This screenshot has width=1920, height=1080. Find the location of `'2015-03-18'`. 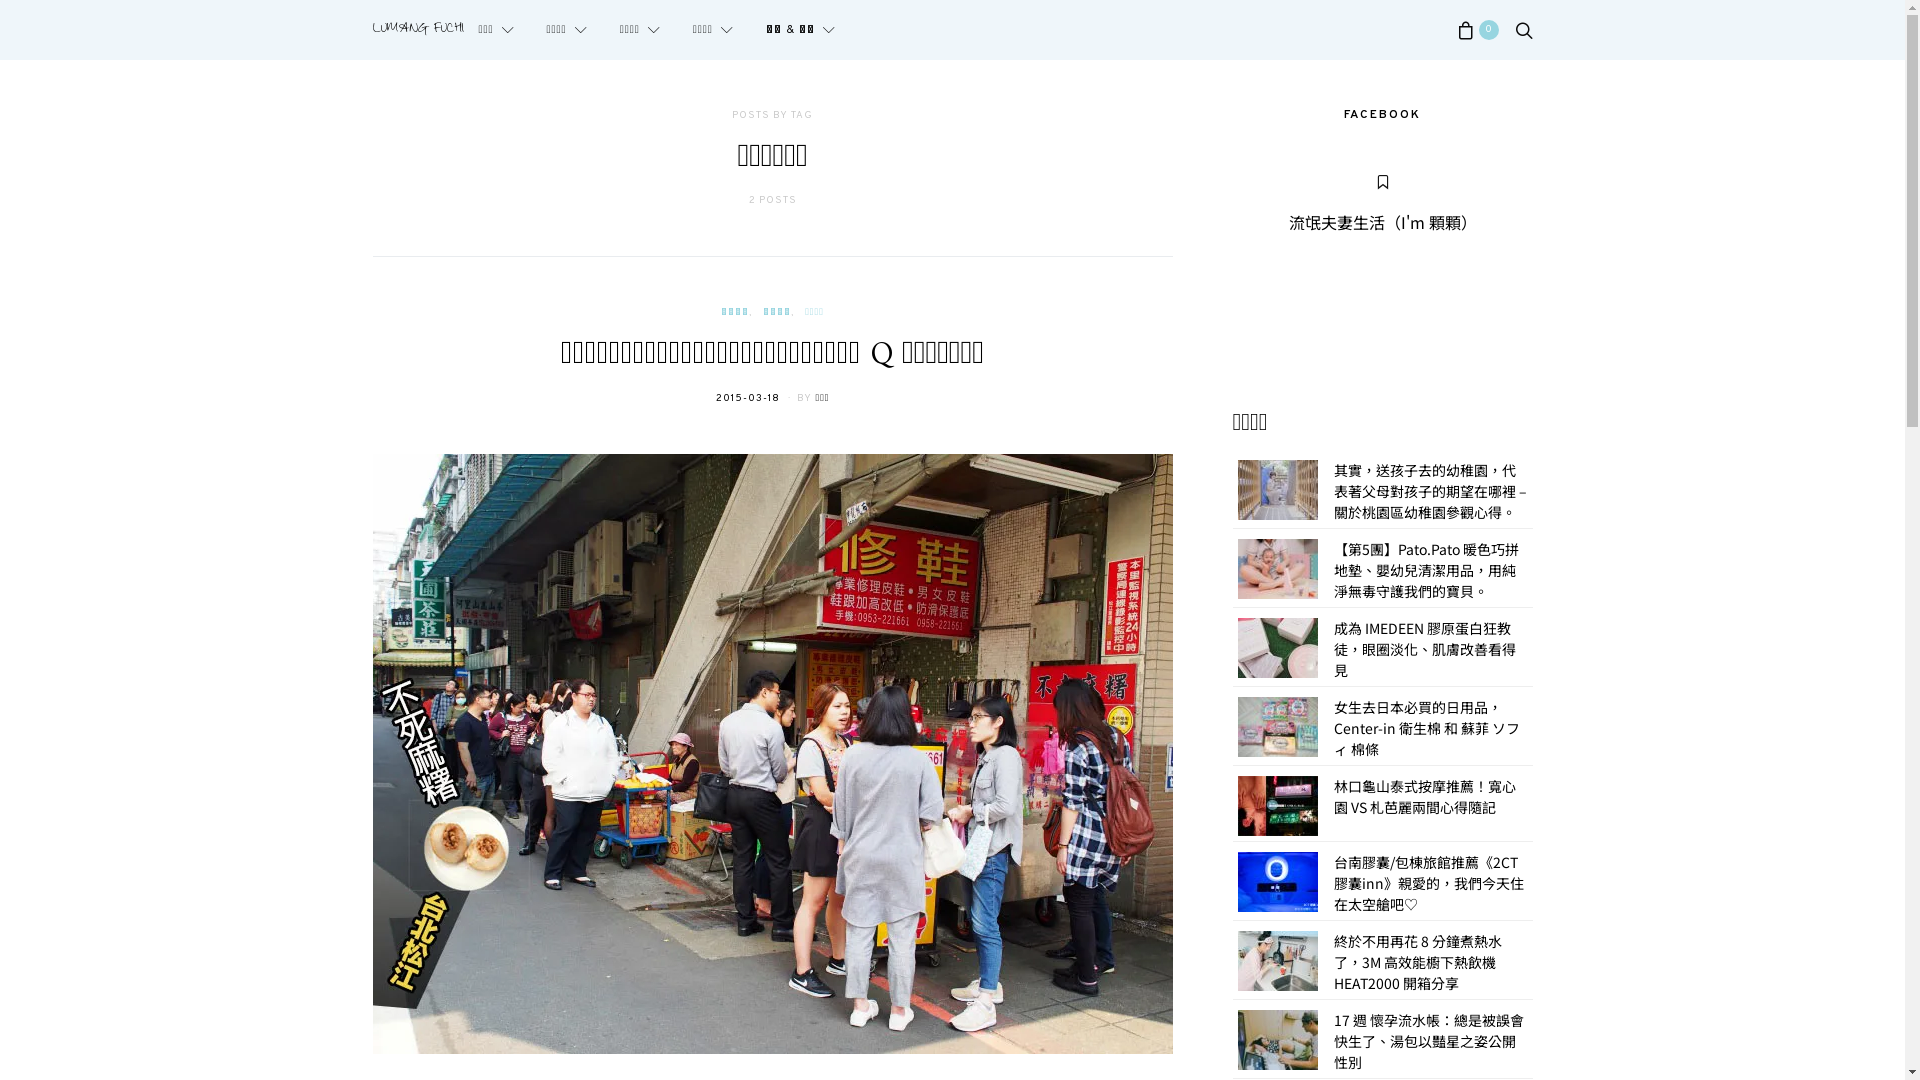

'2015-03-18' is located at coordinates (747, 398).